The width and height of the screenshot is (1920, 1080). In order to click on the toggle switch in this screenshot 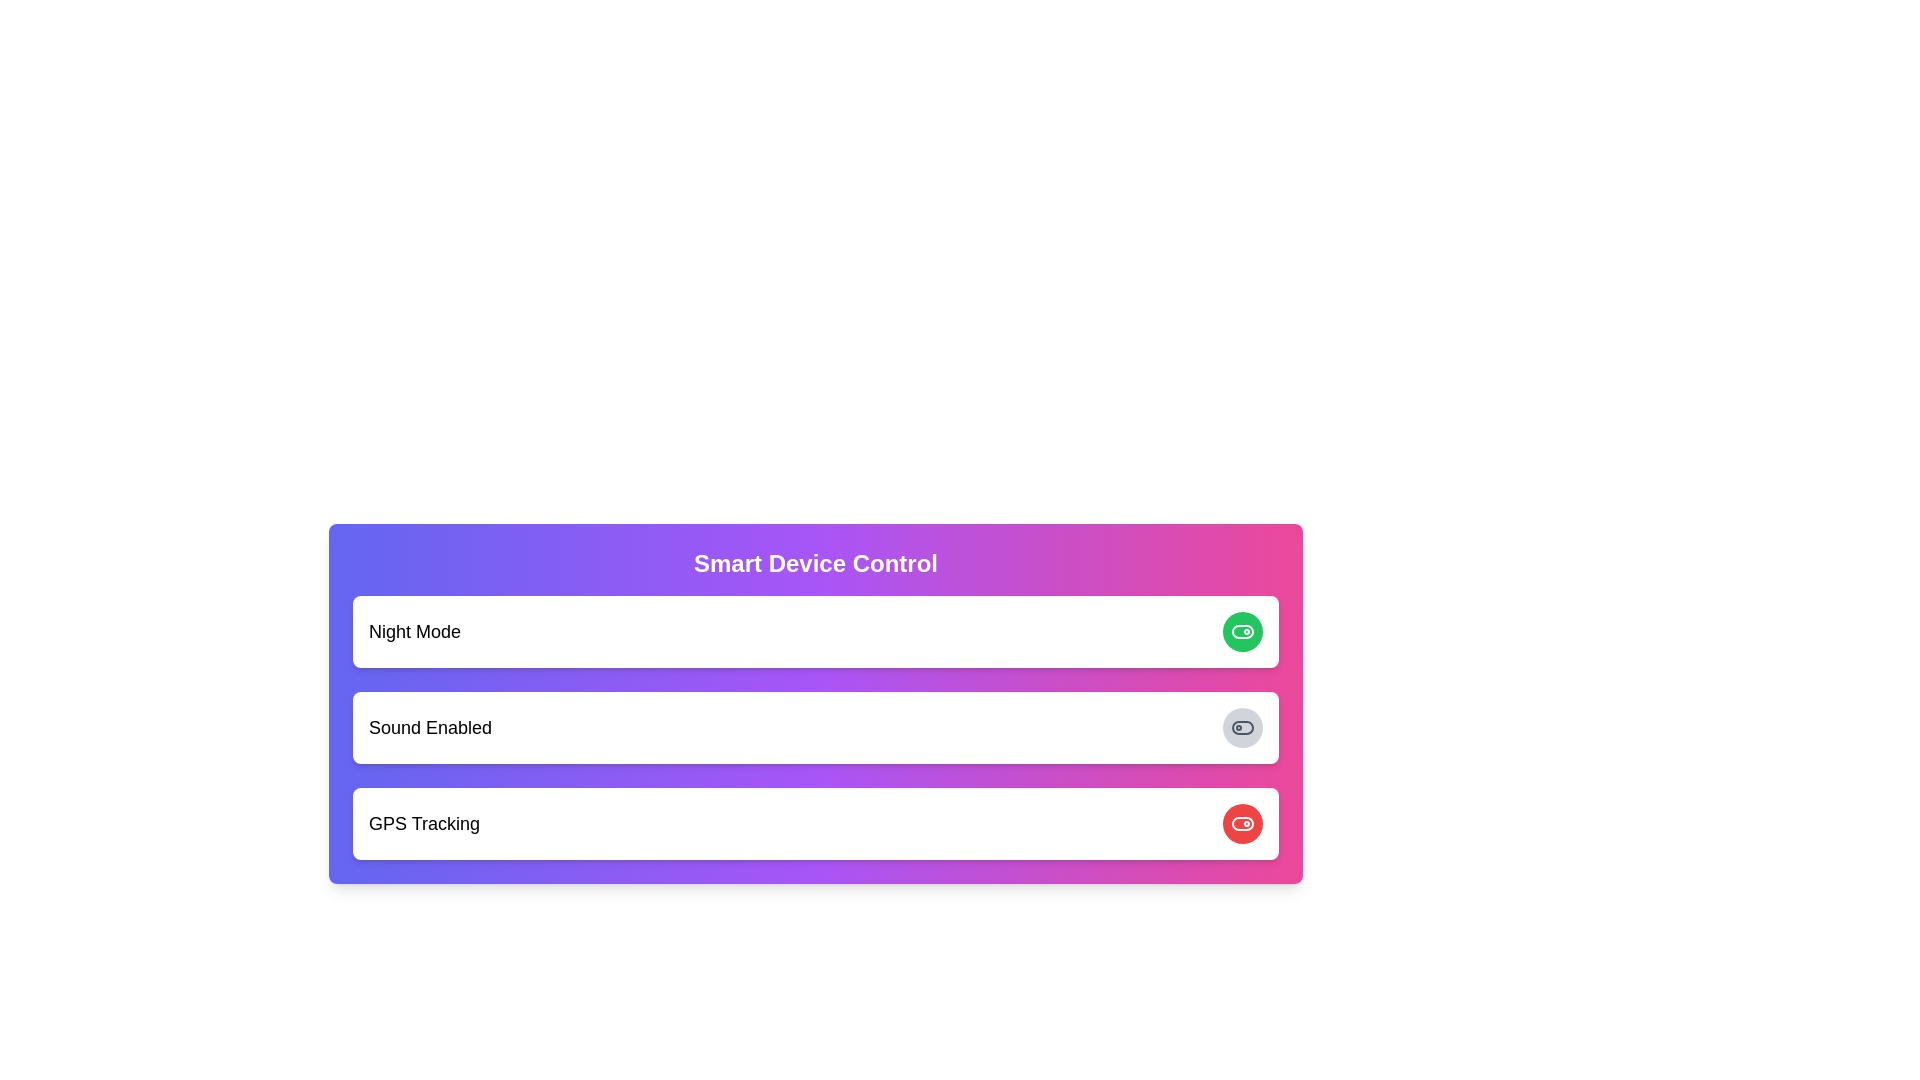, I will do `click(1242, 632)`.